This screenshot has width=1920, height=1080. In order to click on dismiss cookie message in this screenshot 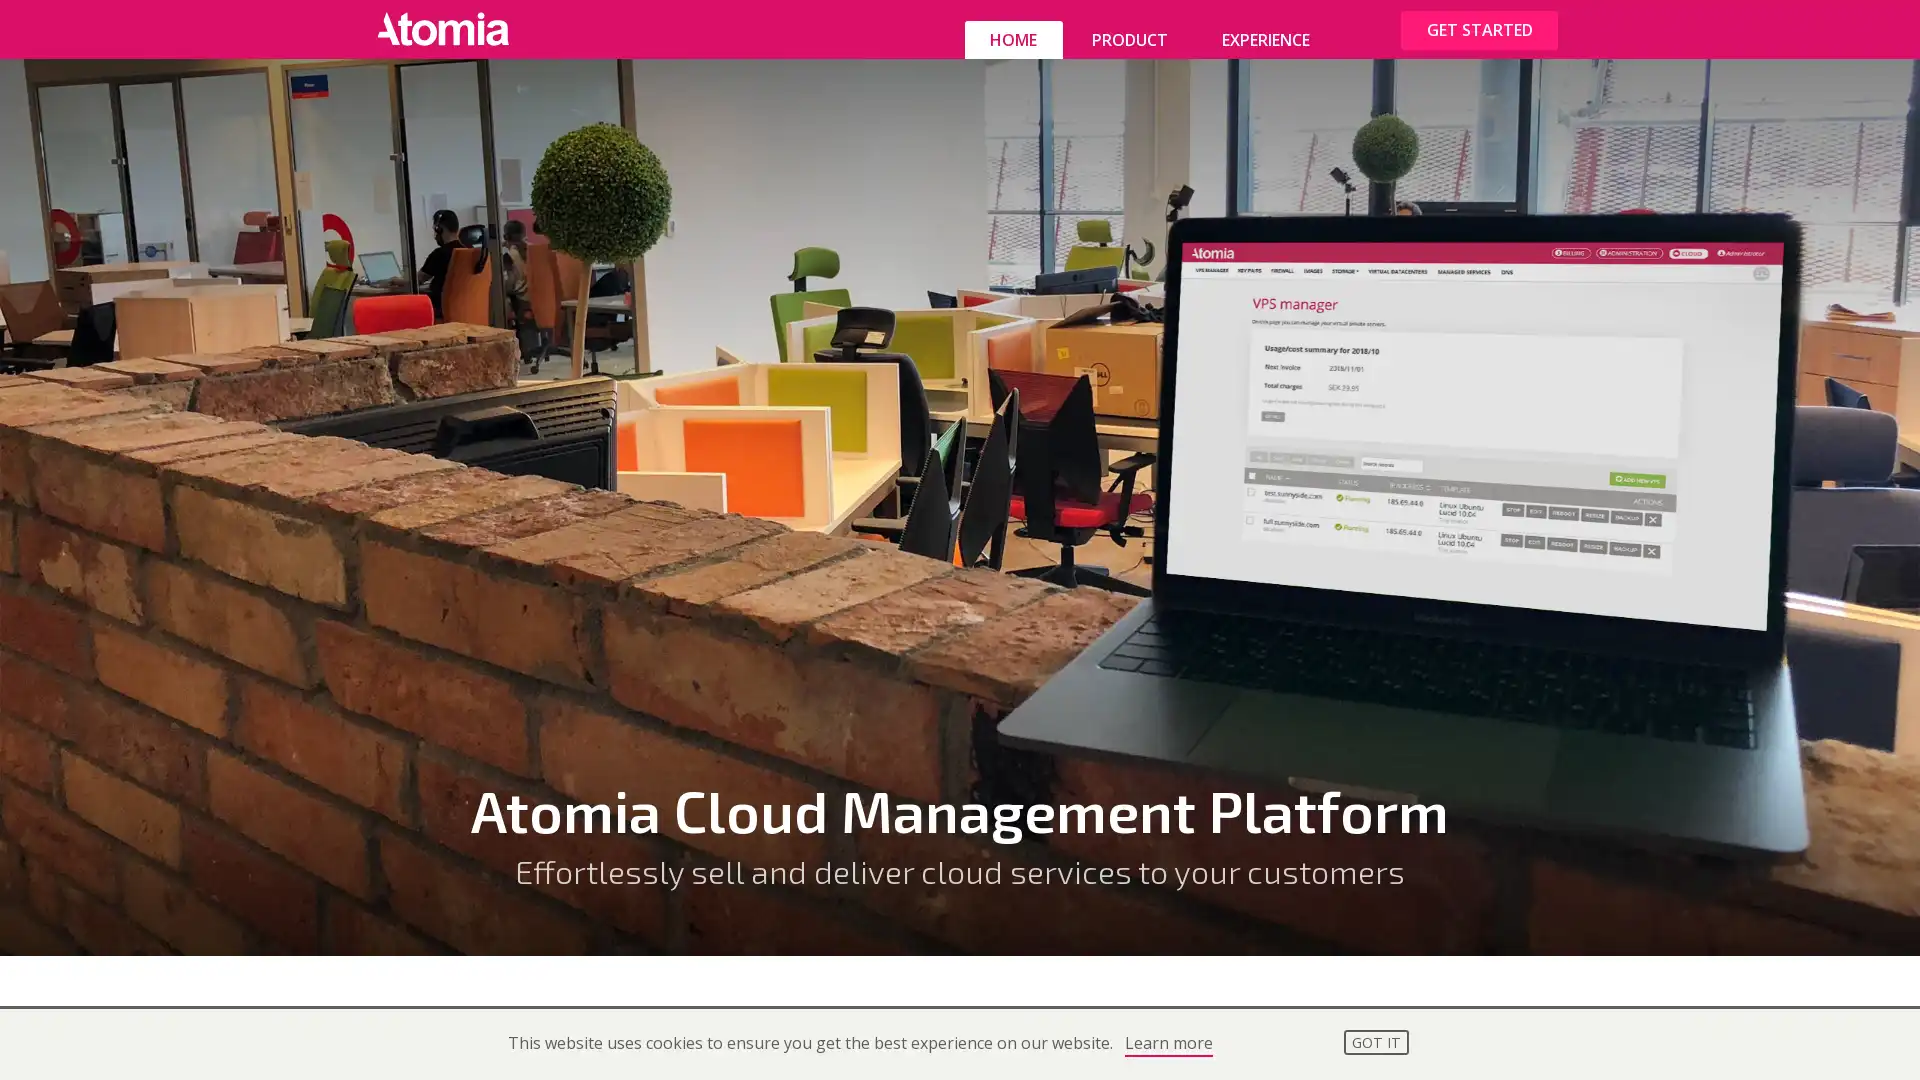, I will do `click(1375, 1040)`.